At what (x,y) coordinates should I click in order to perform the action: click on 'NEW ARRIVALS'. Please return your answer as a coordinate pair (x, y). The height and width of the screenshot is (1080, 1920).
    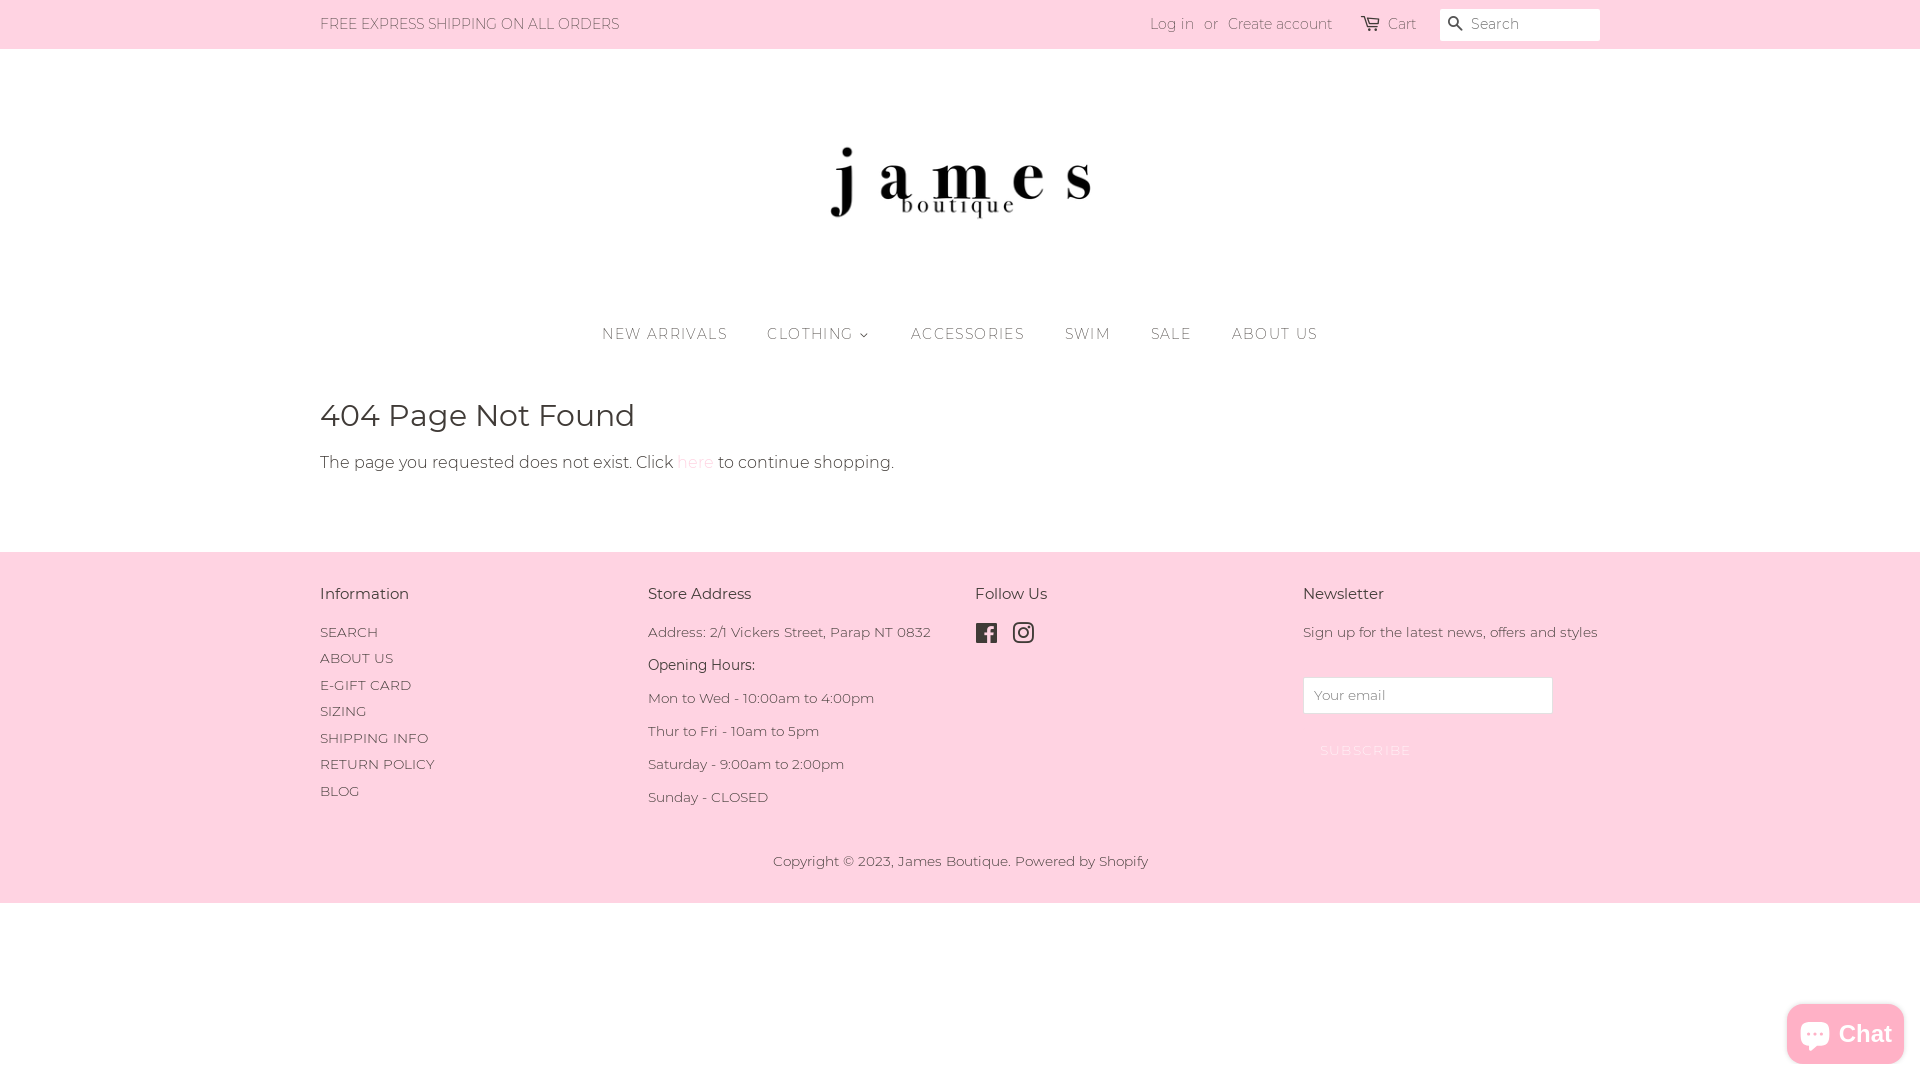
    Looking at the image, I should click on (674, 334).